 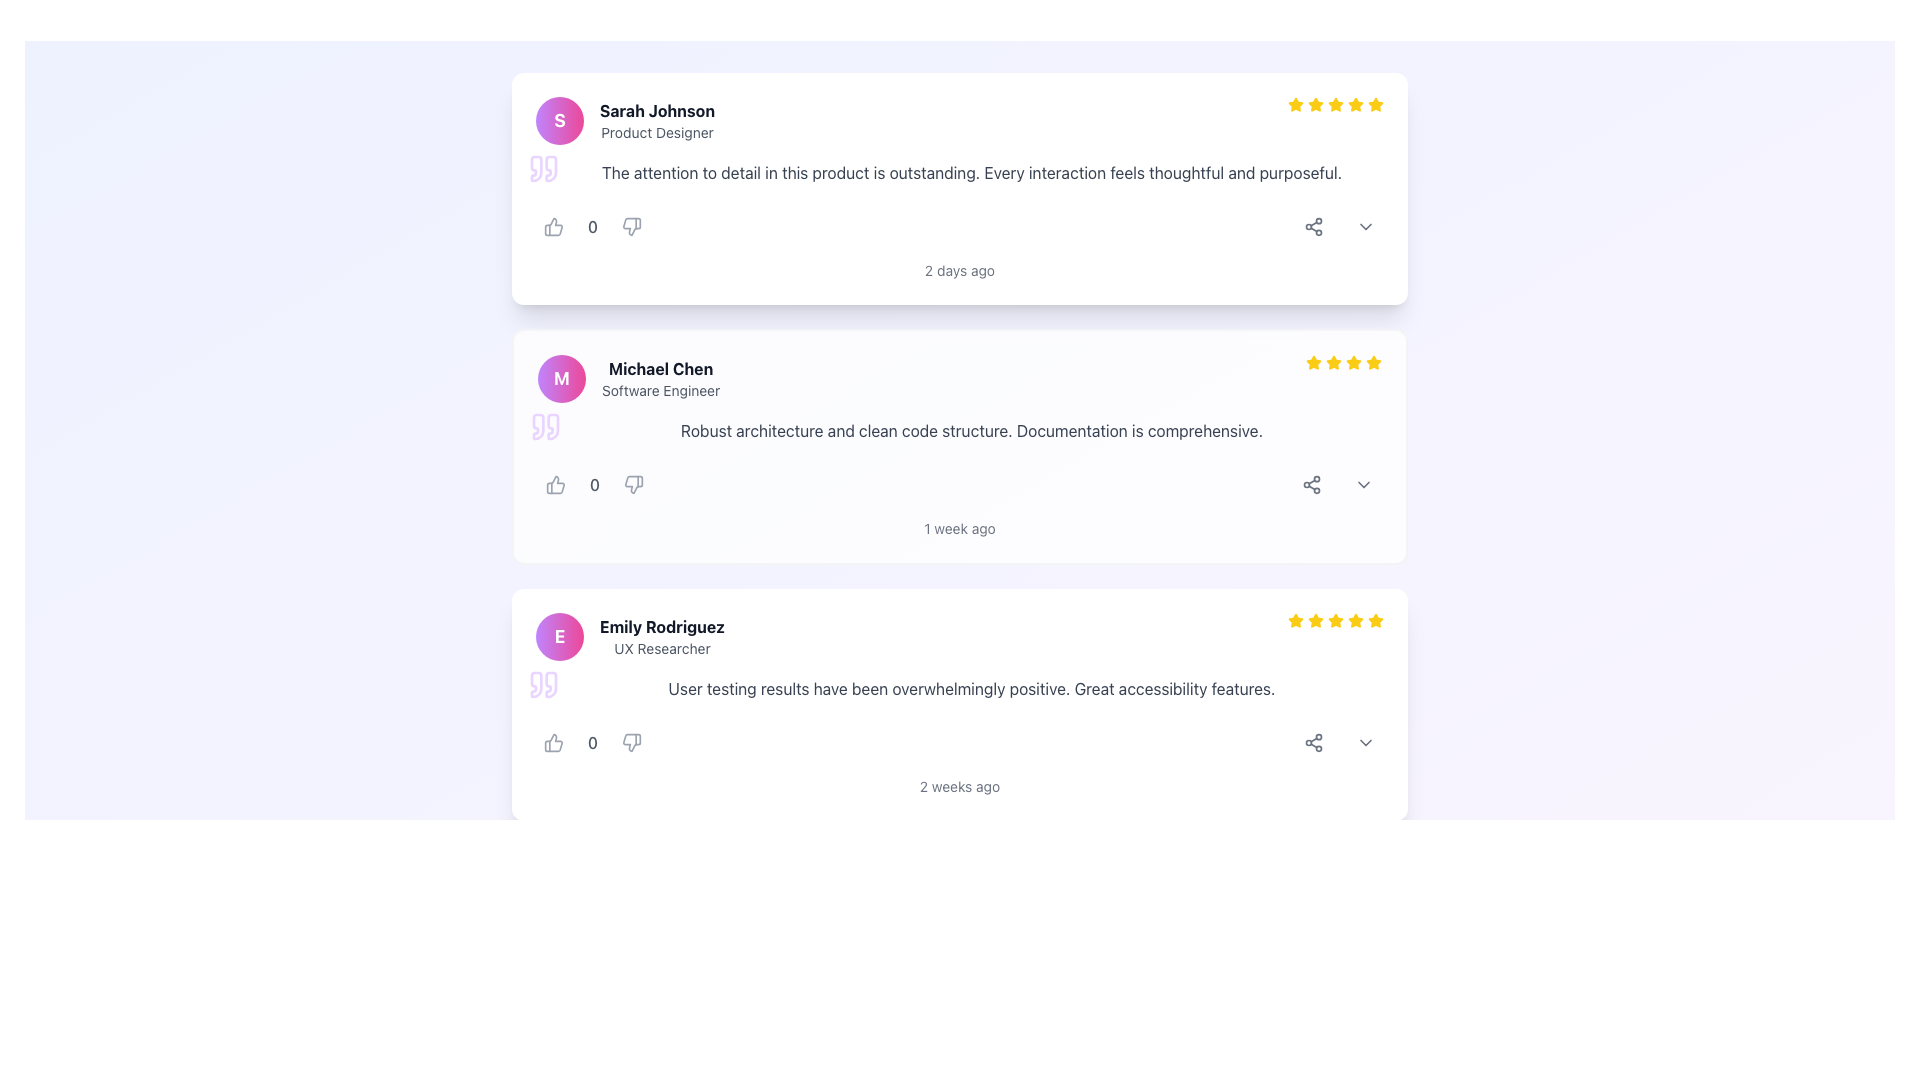 I want to click on the decorative quotation icon located in the bottom-most card of a vertical list layout, positioned to the left of the user's name and avatar in the header section of the card, so click(x=536, y=684).